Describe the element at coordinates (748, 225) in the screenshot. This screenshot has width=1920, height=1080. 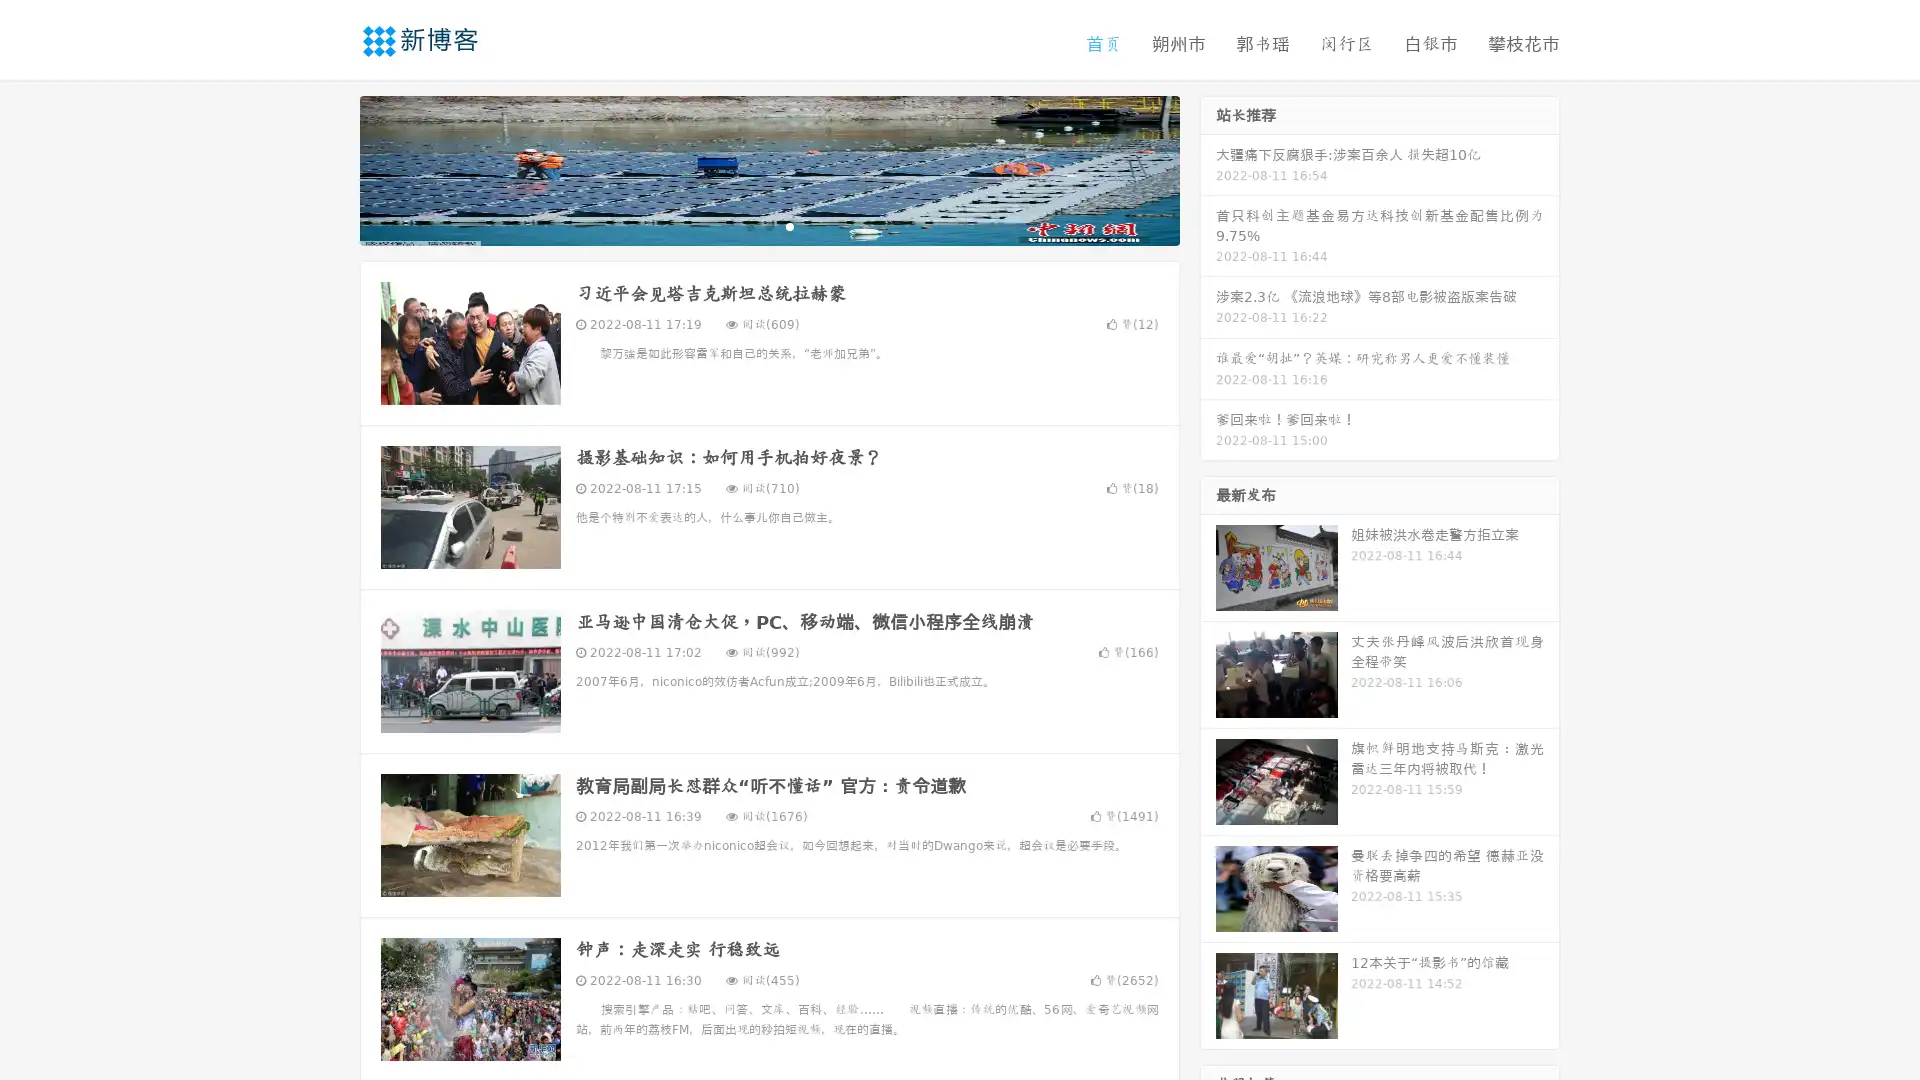
I see `Go to slide 1` at that location.